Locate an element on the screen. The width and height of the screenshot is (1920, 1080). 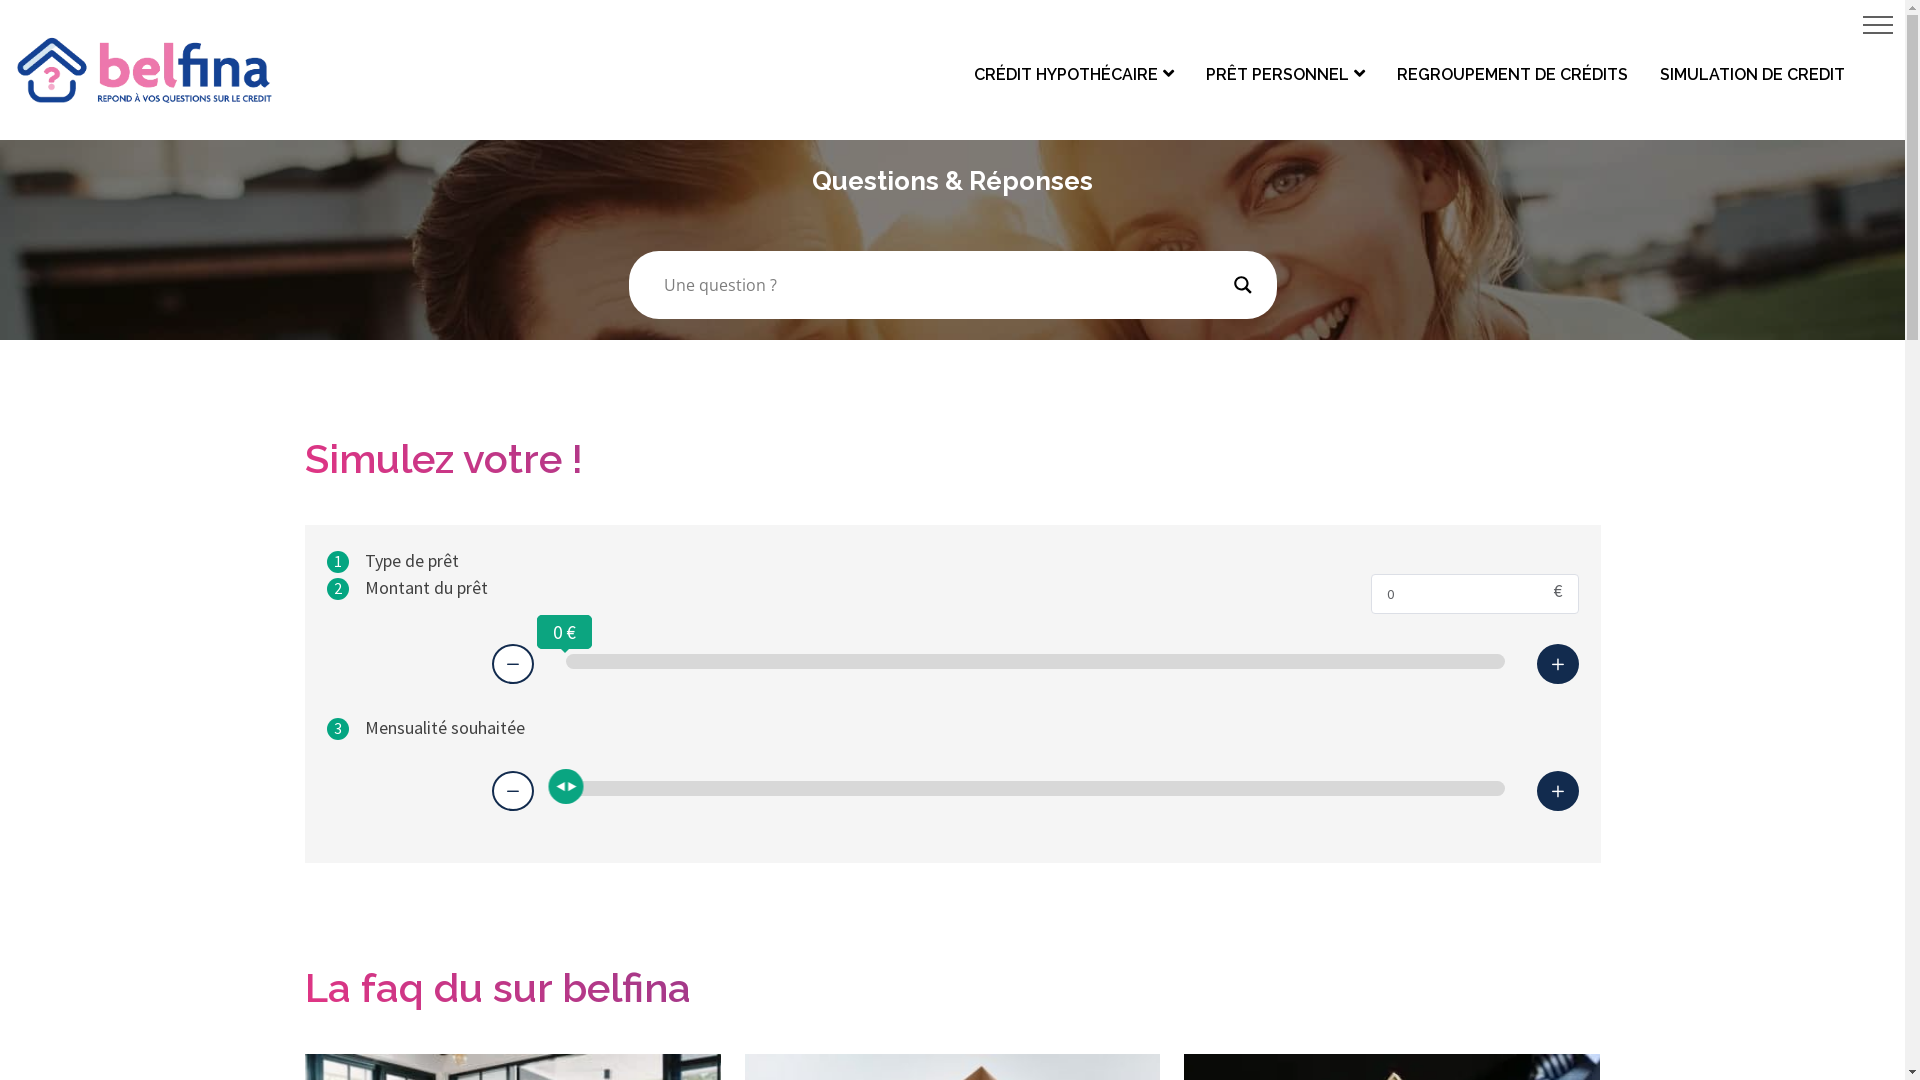
'SIMULATION DE CREDIT' is located at coordinates (1751, 72).